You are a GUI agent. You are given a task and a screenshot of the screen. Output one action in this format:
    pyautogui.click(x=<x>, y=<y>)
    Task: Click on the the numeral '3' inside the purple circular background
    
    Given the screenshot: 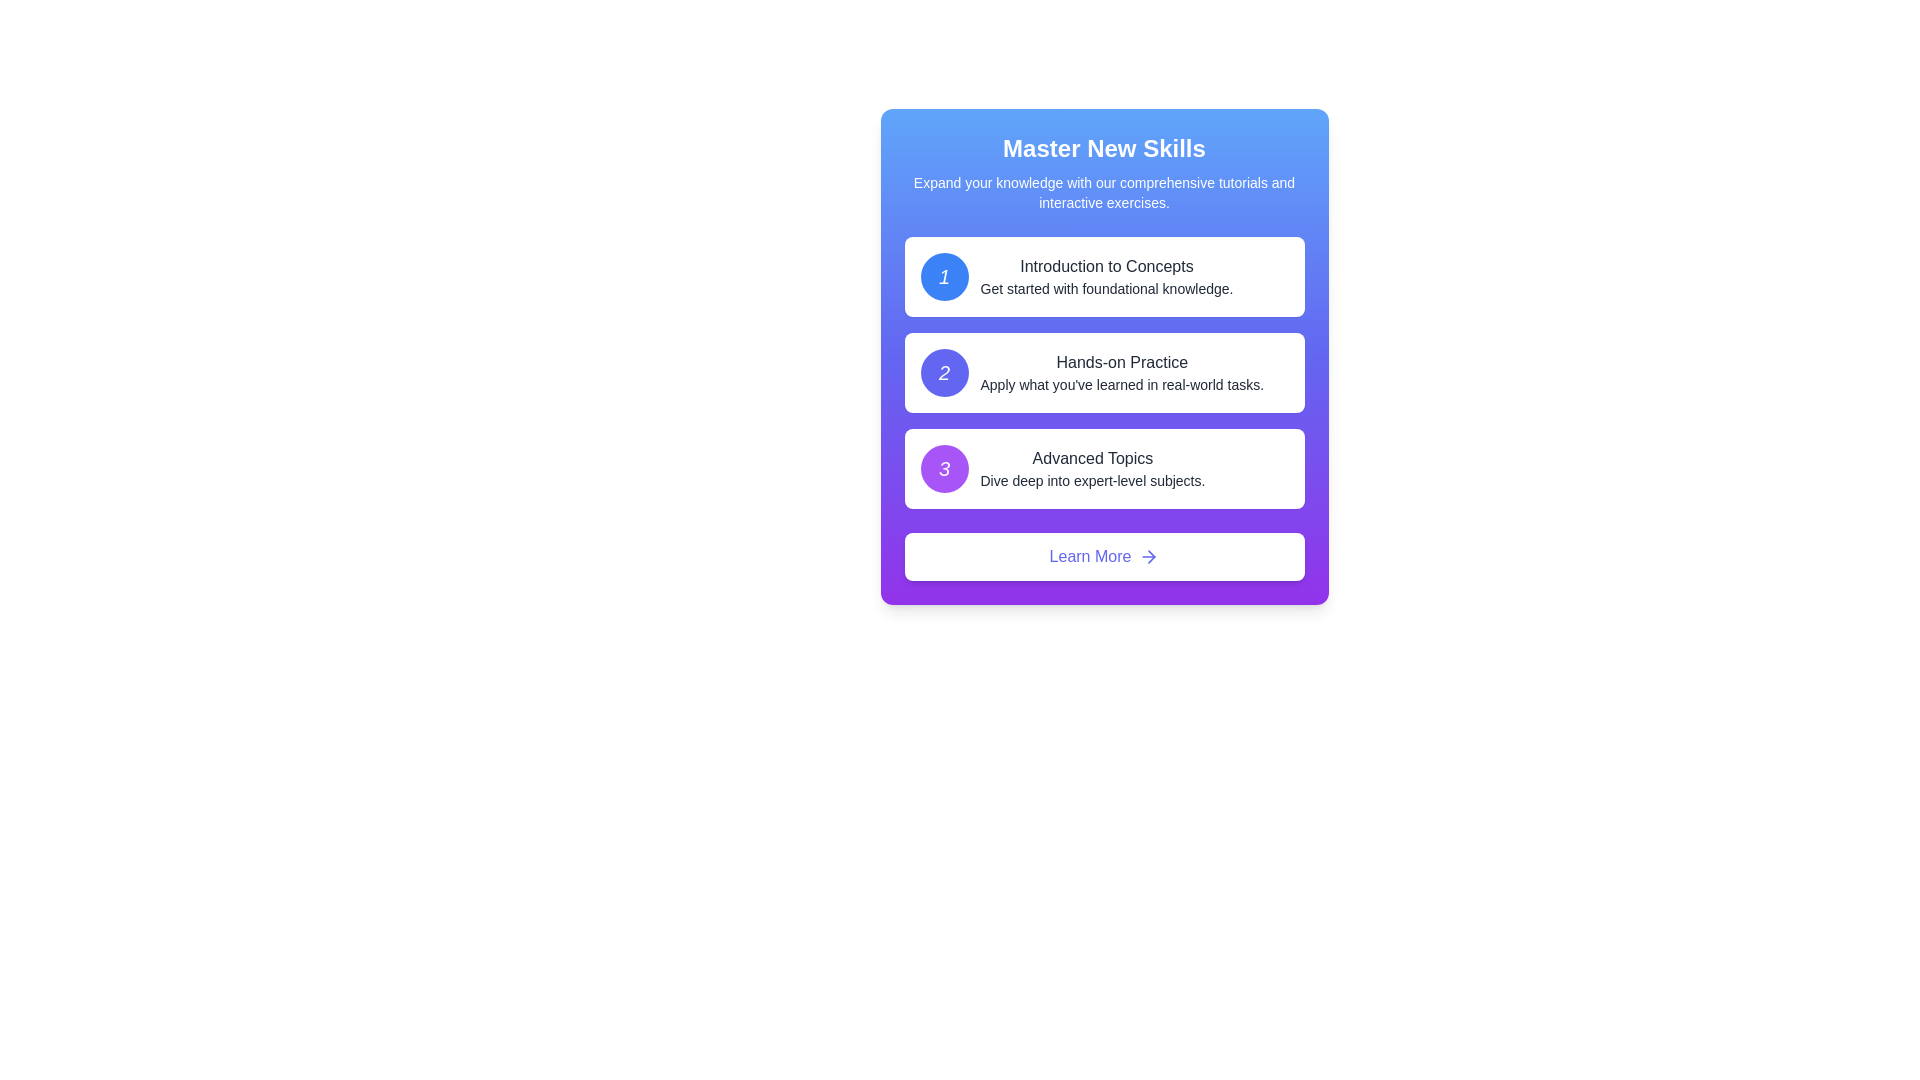 What is the action you would take?
    pyautogui.click(x=943, y=469)
    